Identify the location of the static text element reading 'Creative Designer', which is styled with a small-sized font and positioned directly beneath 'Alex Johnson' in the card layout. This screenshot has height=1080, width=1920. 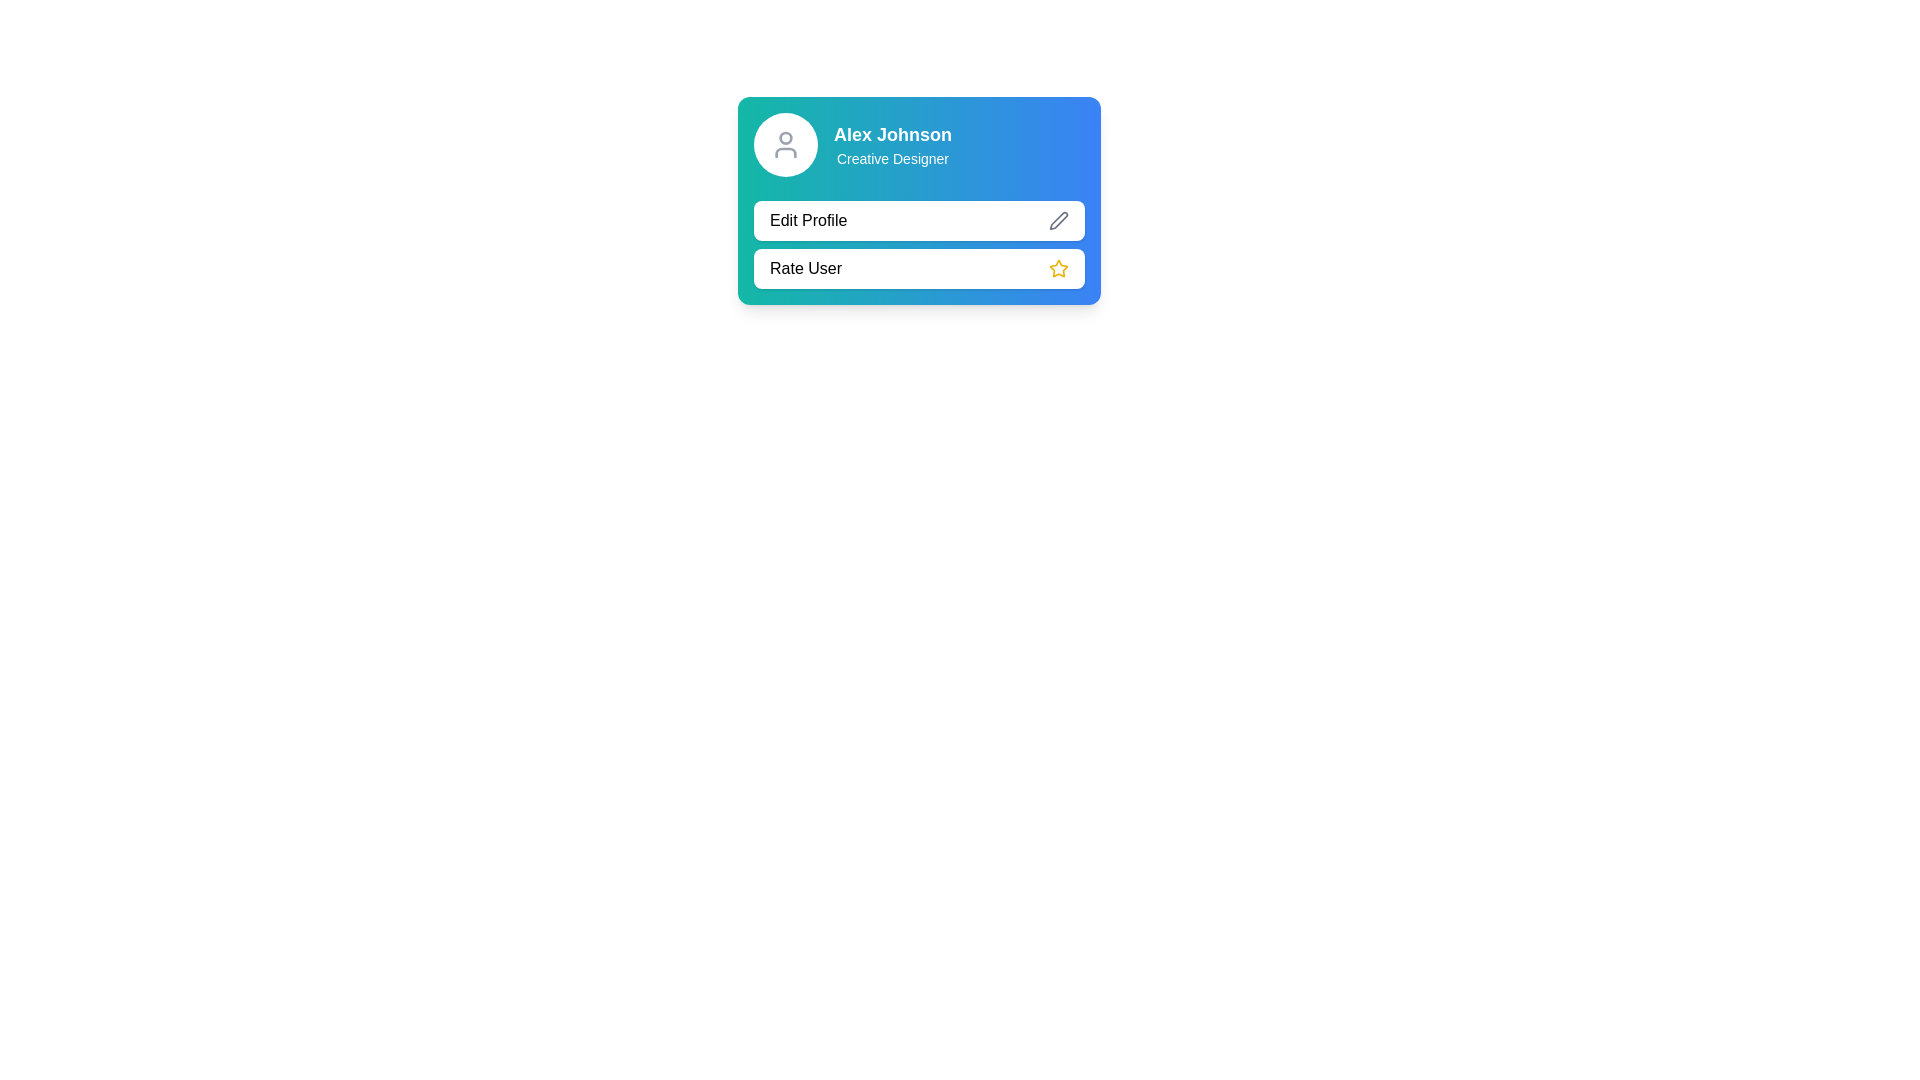
(891, 157).